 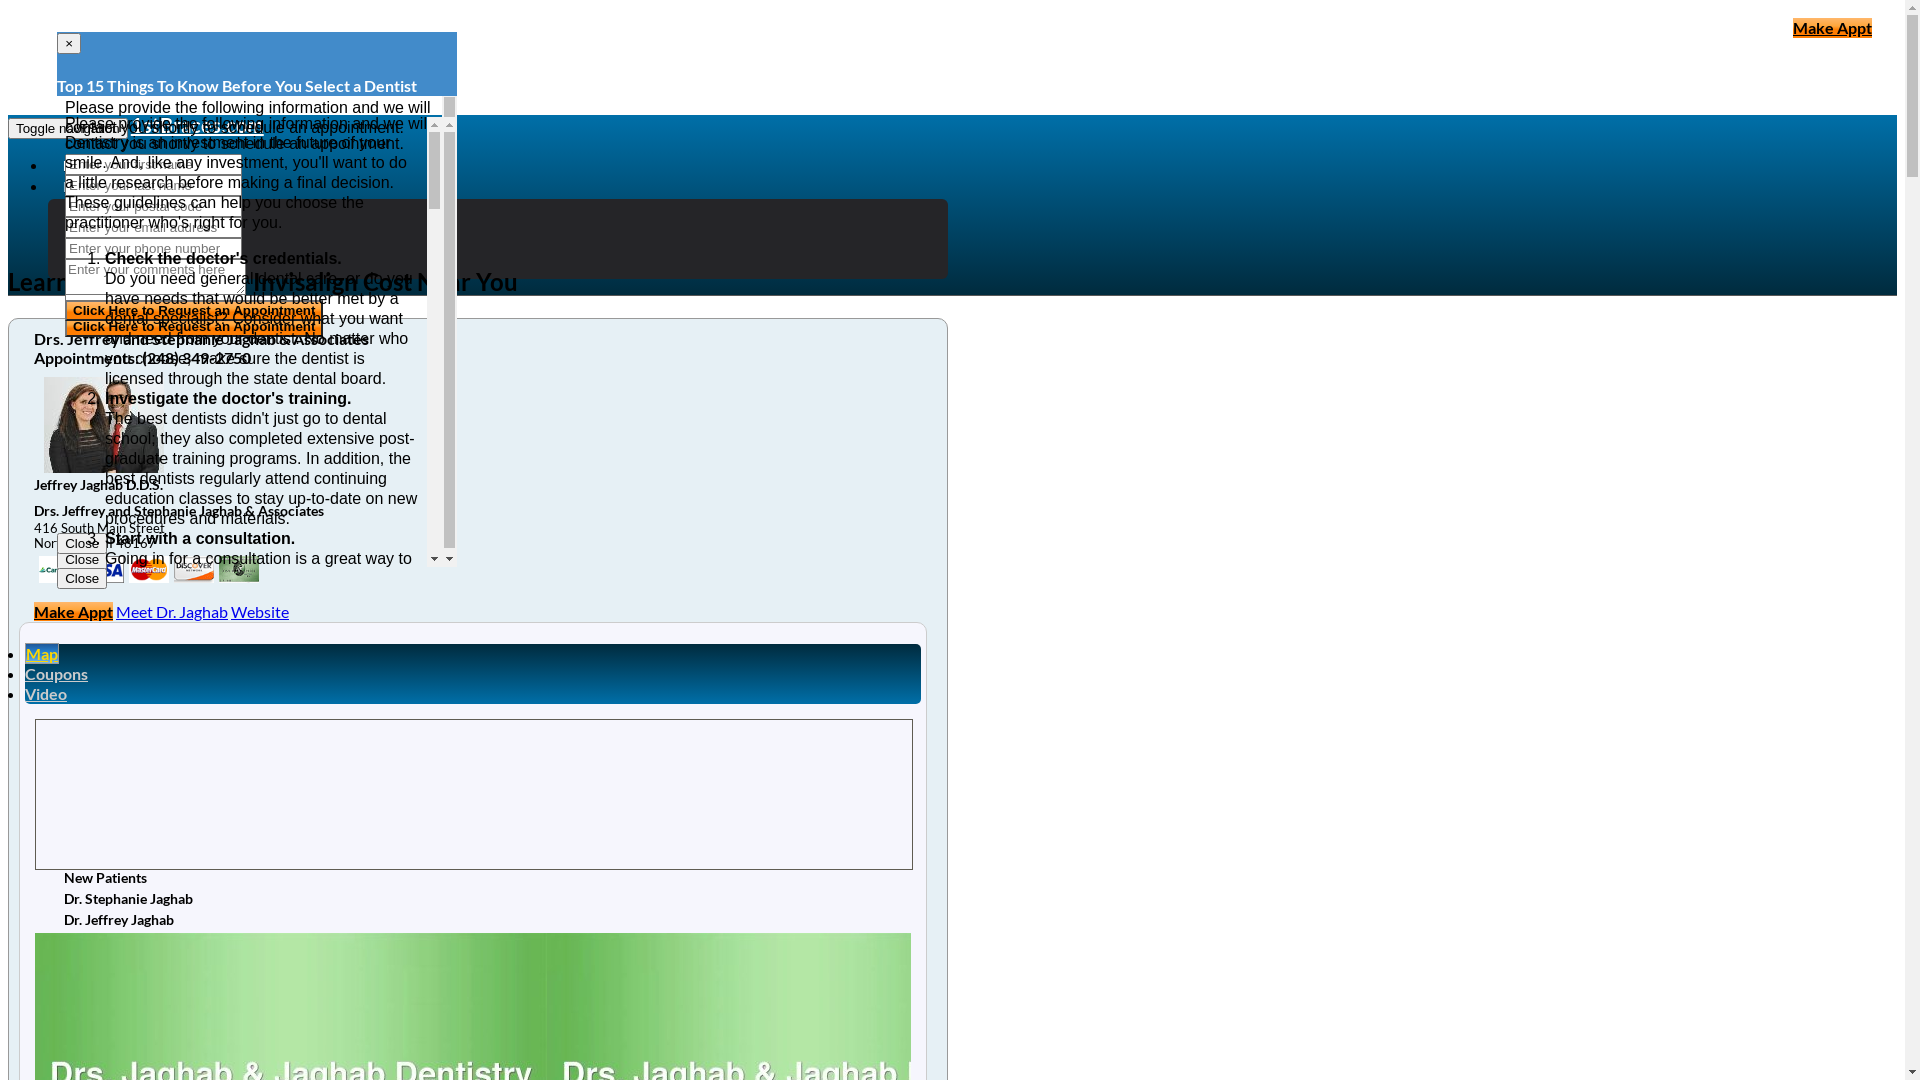 What do you see at coordinates (80, 164) in the screenshot?
I see `'Home'` at bounding box center [80, 164].